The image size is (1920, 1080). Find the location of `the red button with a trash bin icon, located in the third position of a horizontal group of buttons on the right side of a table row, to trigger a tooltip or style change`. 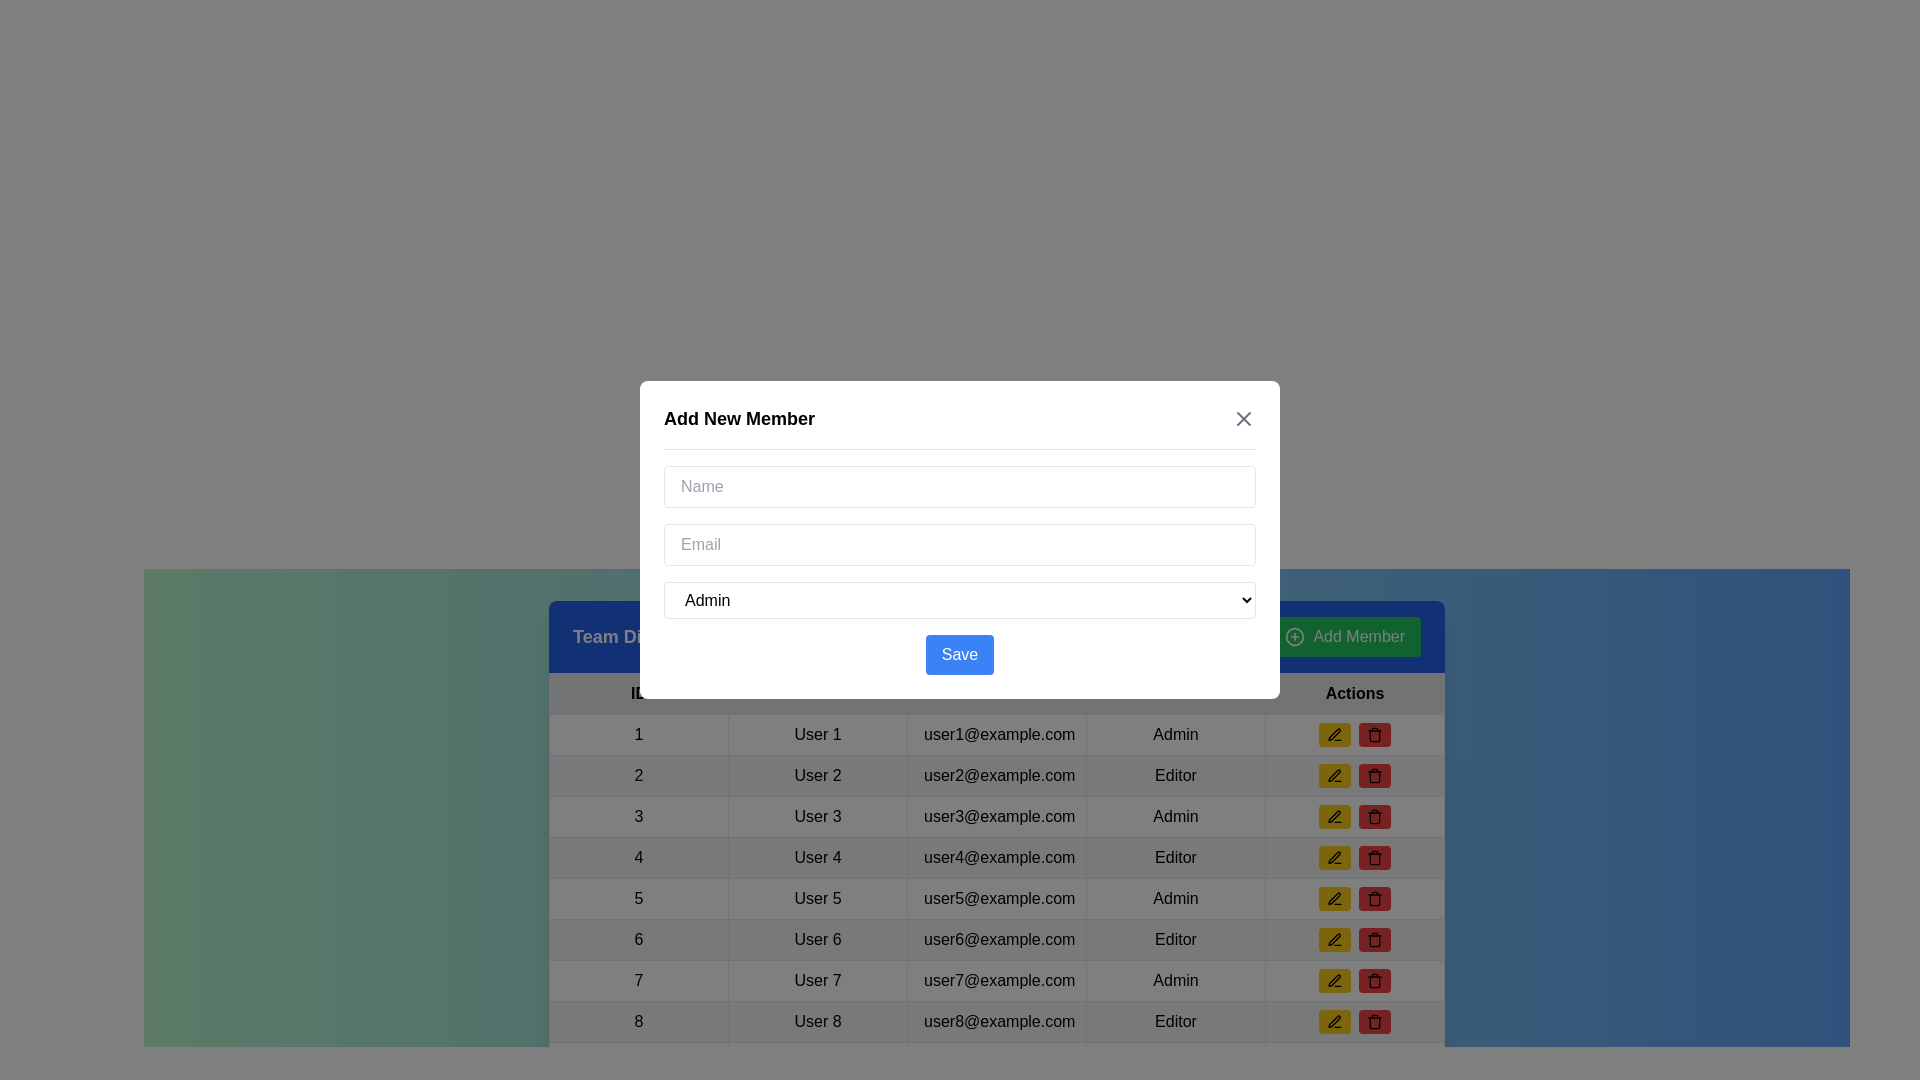

the red button with a trash bin icon, located in the third position of a horizontal group of buttons on the right side of a table row, to trigger a tooltip or style change is located at coordinates (1373, 817).